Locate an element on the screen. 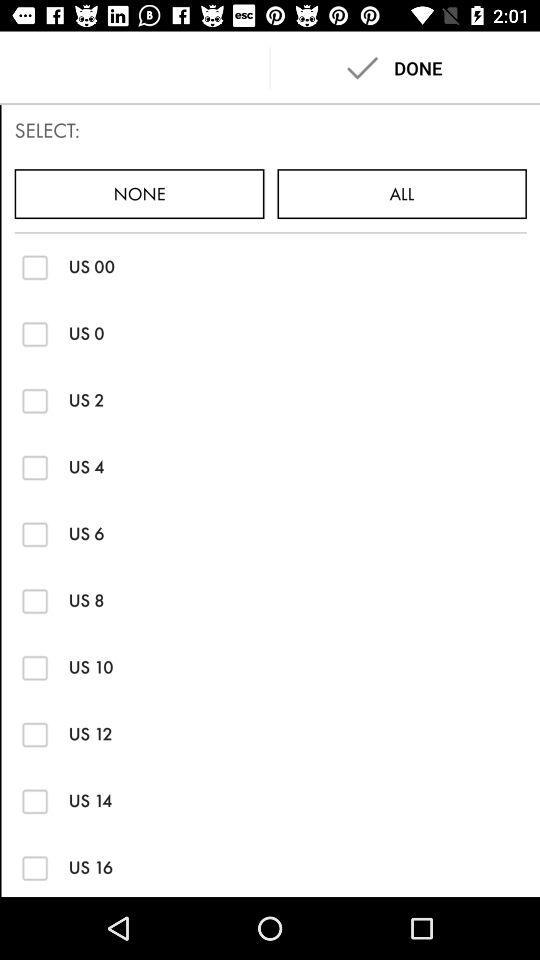 Image resolution: width=540 pixels, height=960 pixels. the button is located at coordinates (35, 399).